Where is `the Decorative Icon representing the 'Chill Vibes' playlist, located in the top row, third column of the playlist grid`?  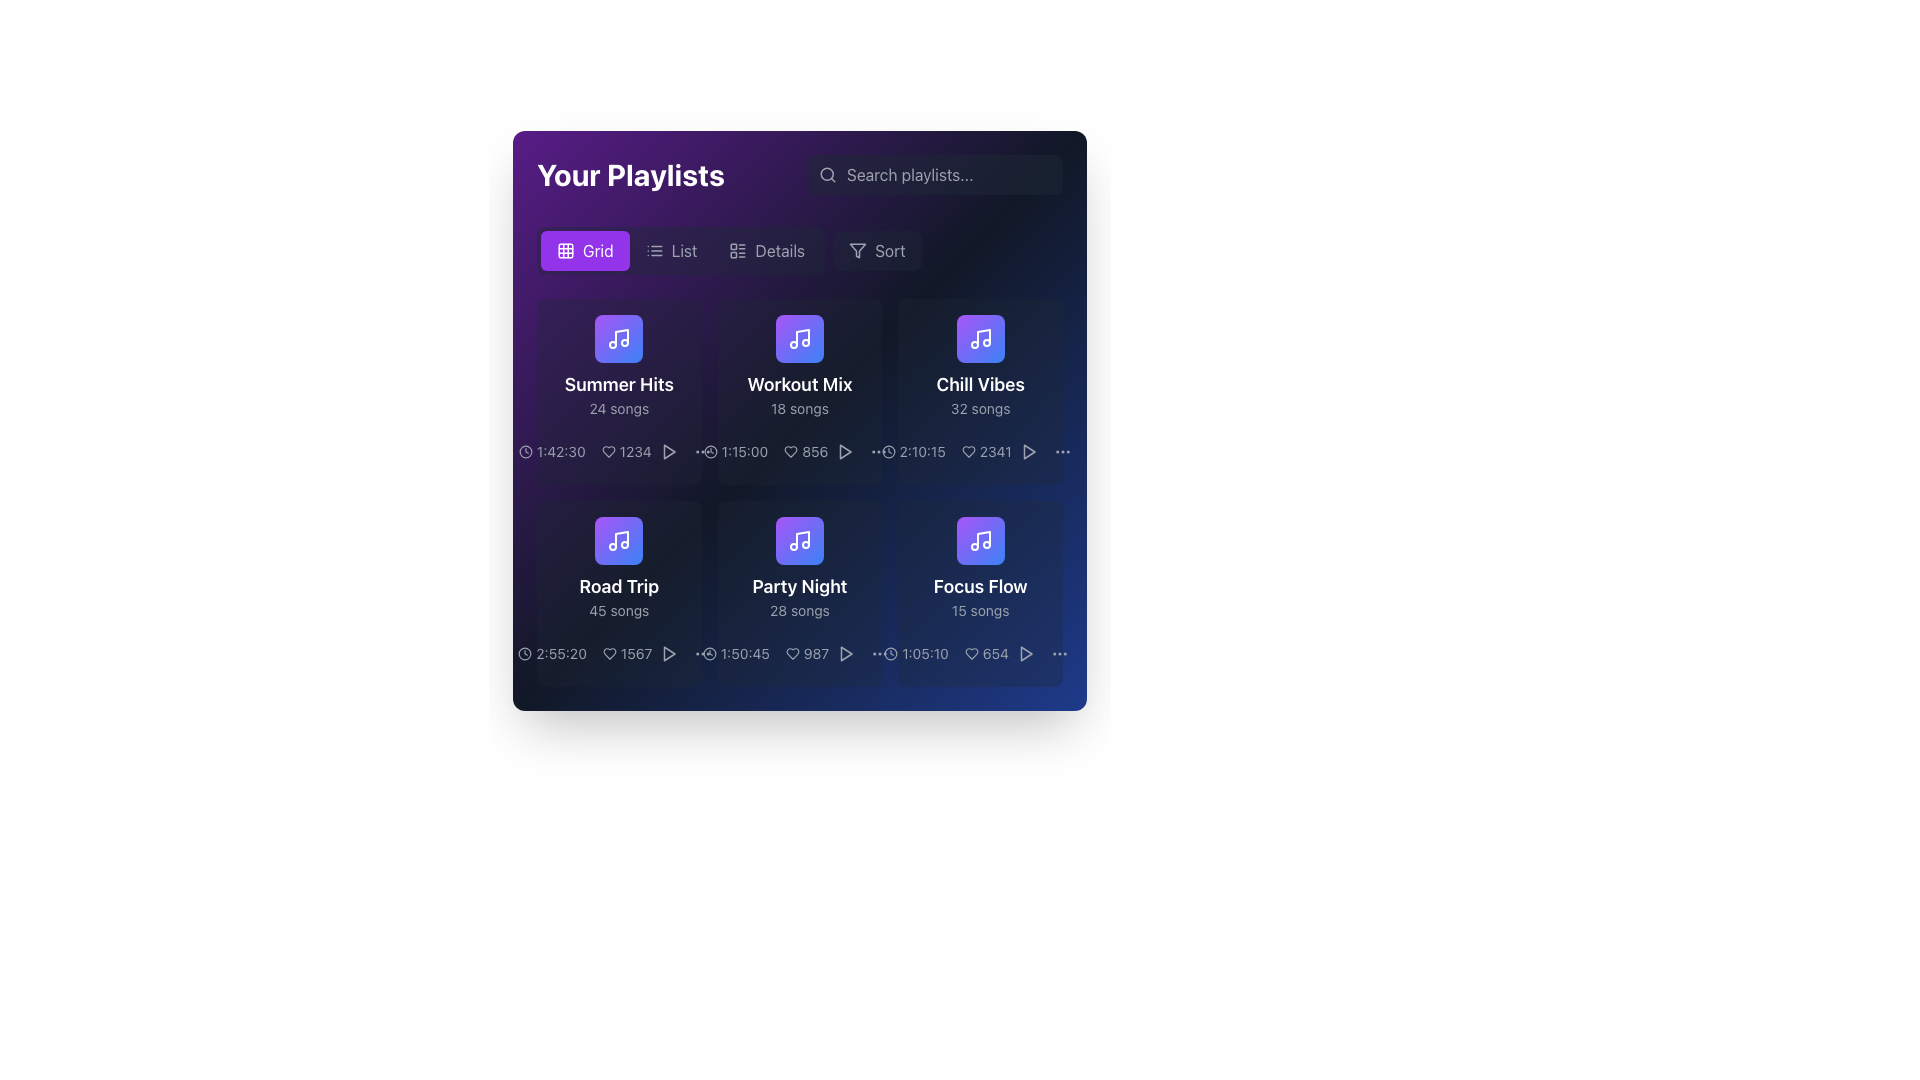 the Decorative Icon representing the 'Chill Vibes' playlist, located in the top row, third column of the playlist grid is located at coordinates (980, 338).